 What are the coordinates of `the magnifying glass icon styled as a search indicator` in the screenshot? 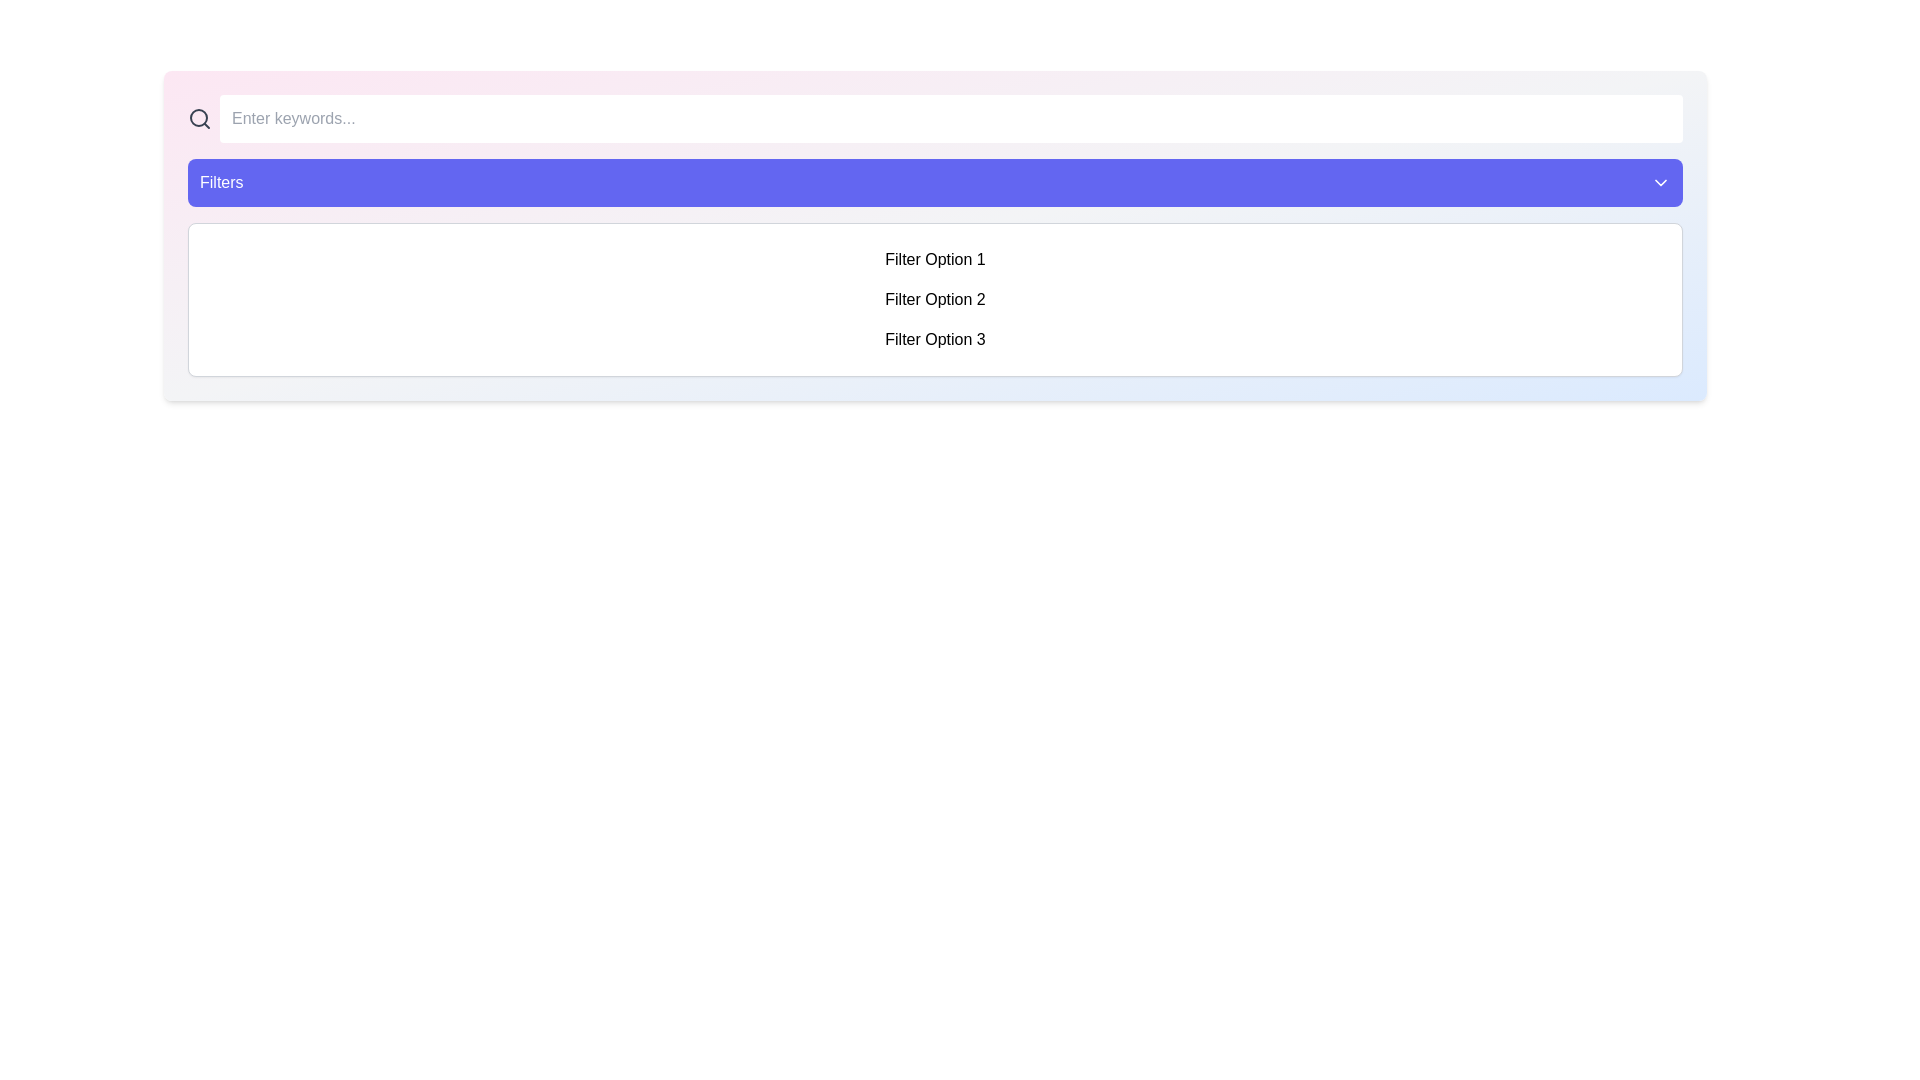 It's located at (200, 119).